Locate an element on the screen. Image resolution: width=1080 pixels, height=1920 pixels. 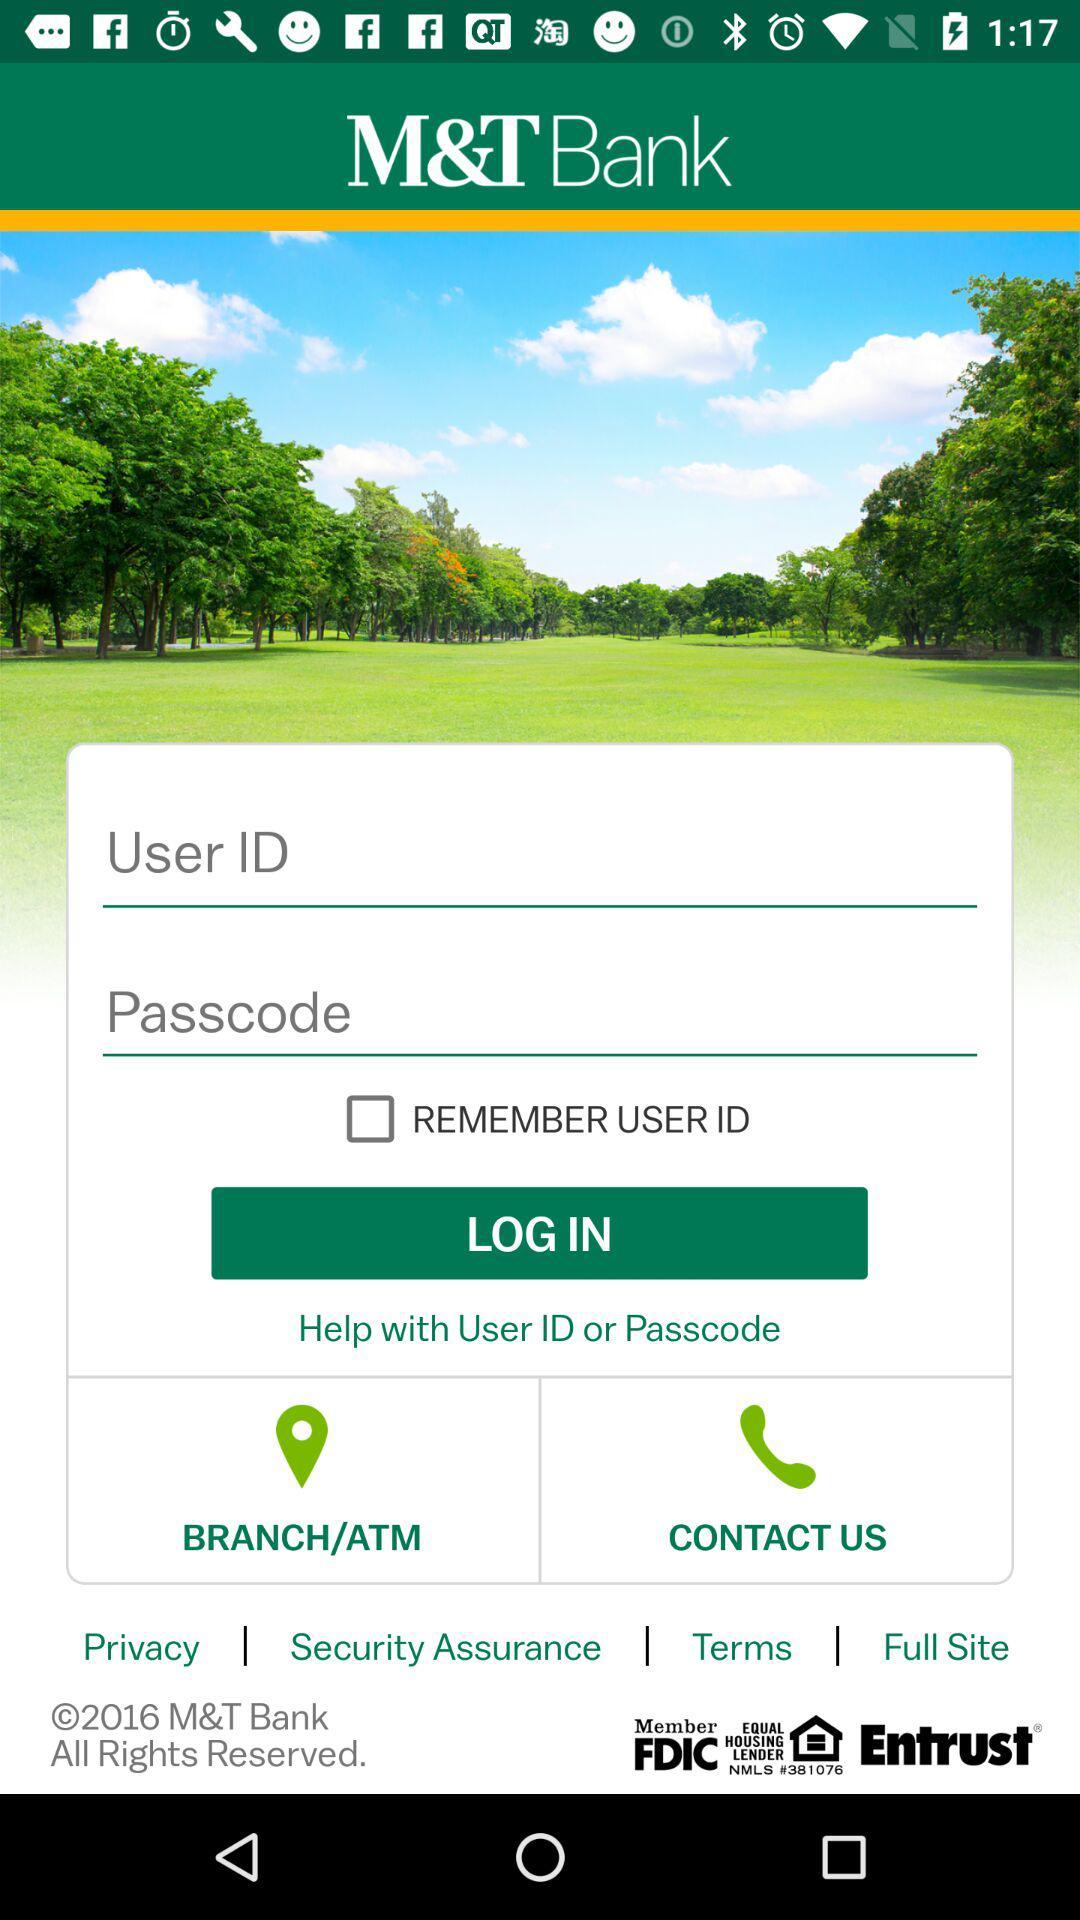
item below the log in item is located at coordinates (540, 1327).